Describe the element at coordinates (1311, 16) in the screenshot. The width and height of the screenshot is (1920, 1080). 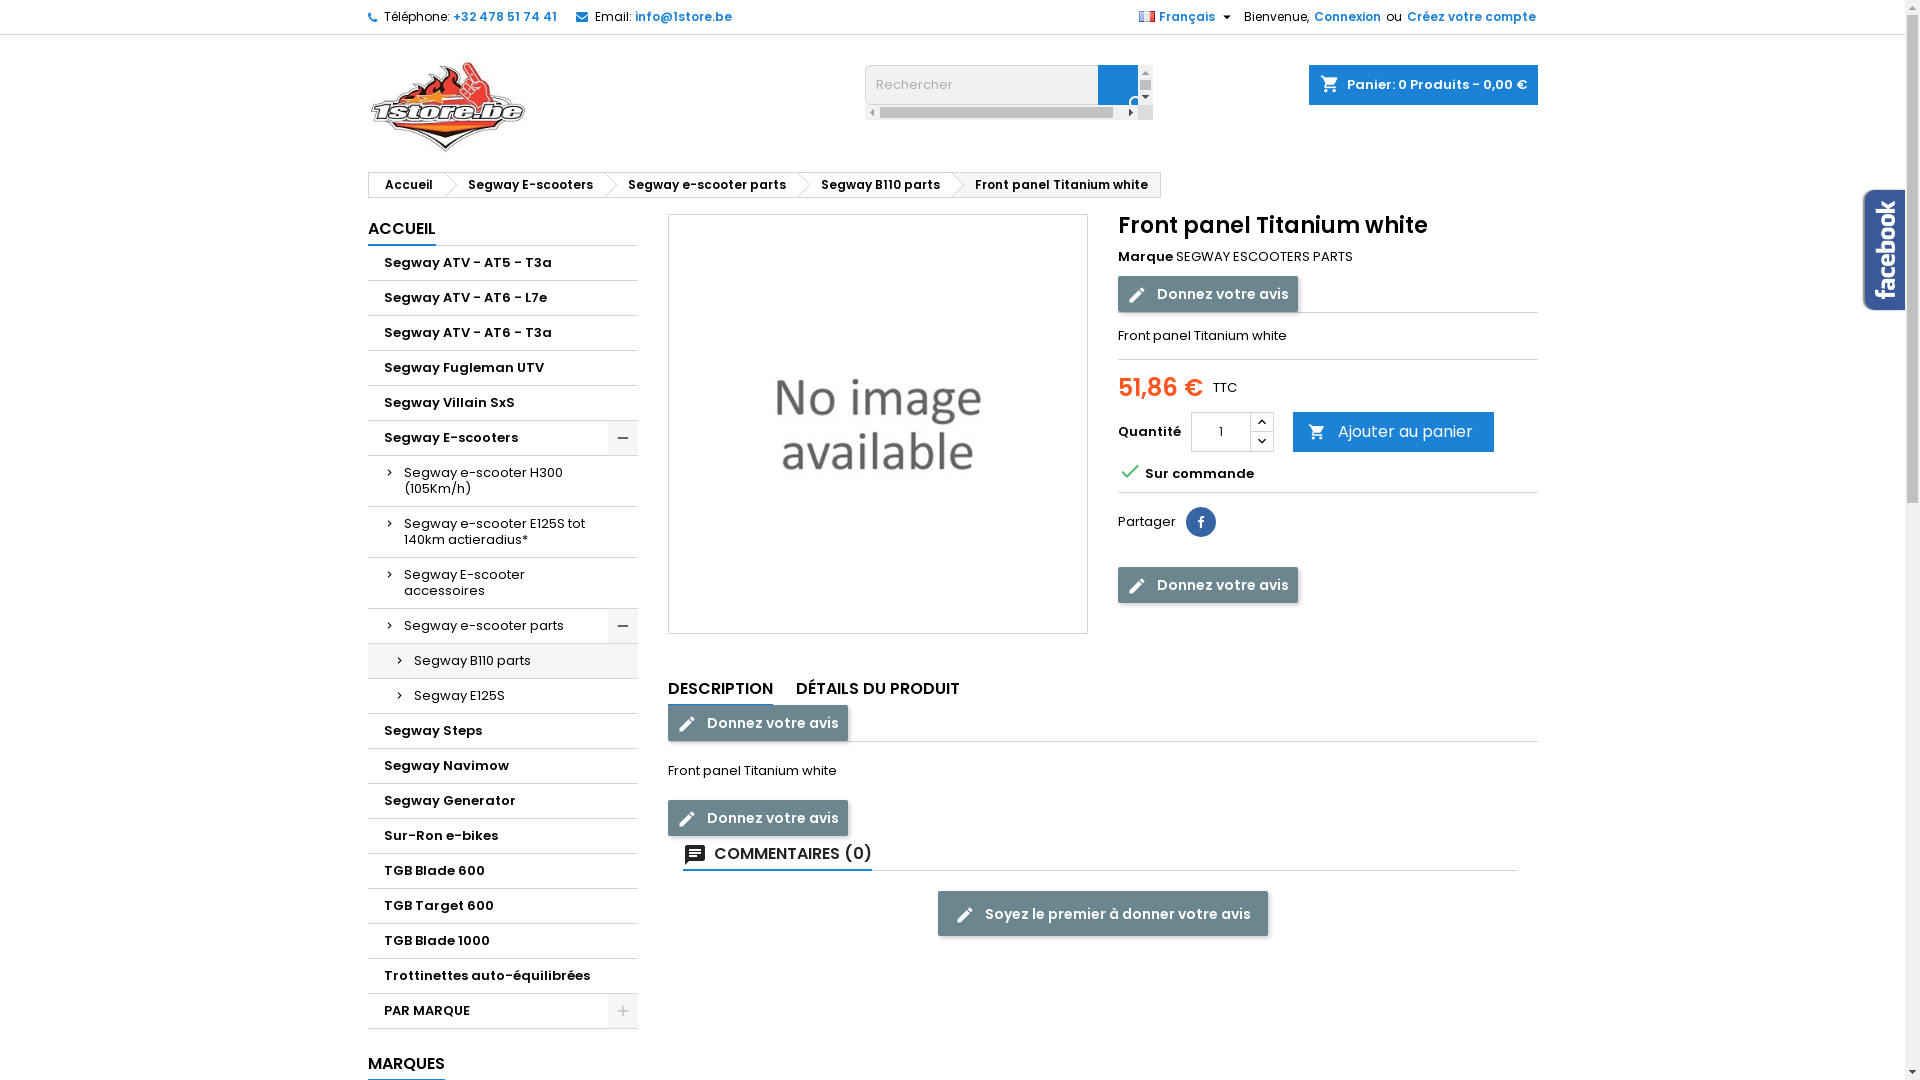
I see `'Connexion'` at that location.